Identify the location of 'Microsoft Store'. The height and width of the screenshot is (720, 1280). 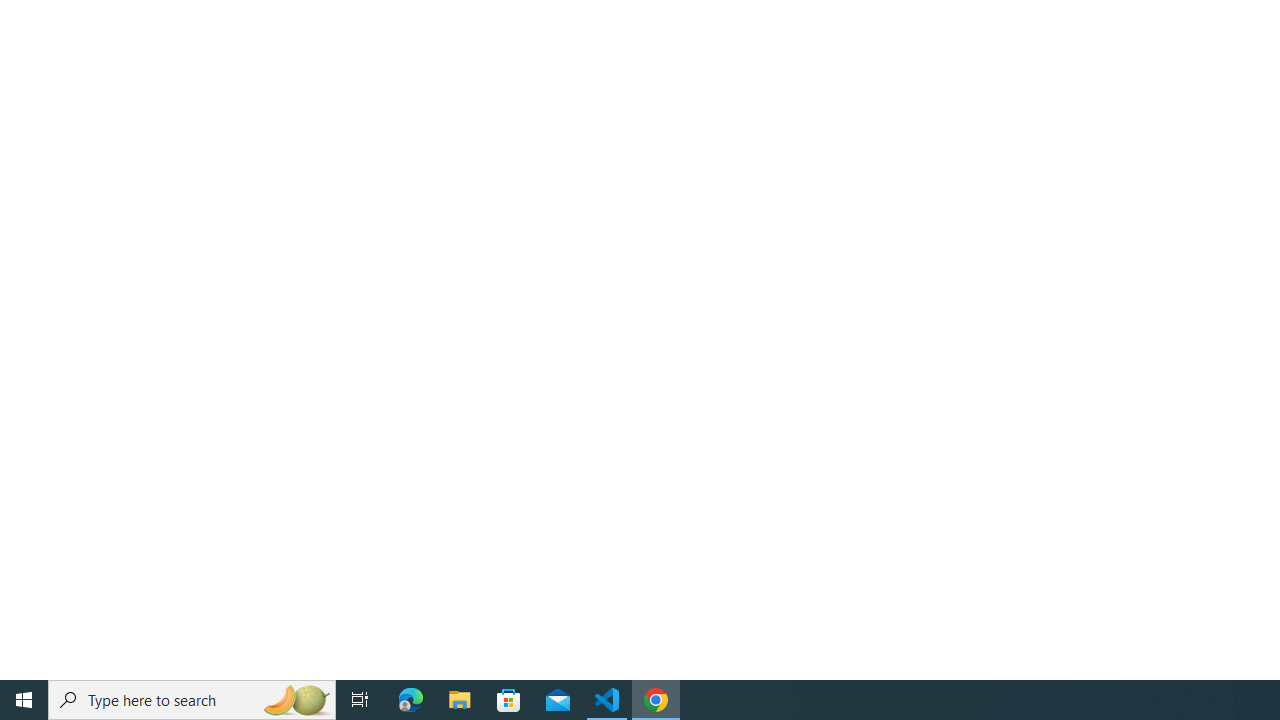
(509, 698).